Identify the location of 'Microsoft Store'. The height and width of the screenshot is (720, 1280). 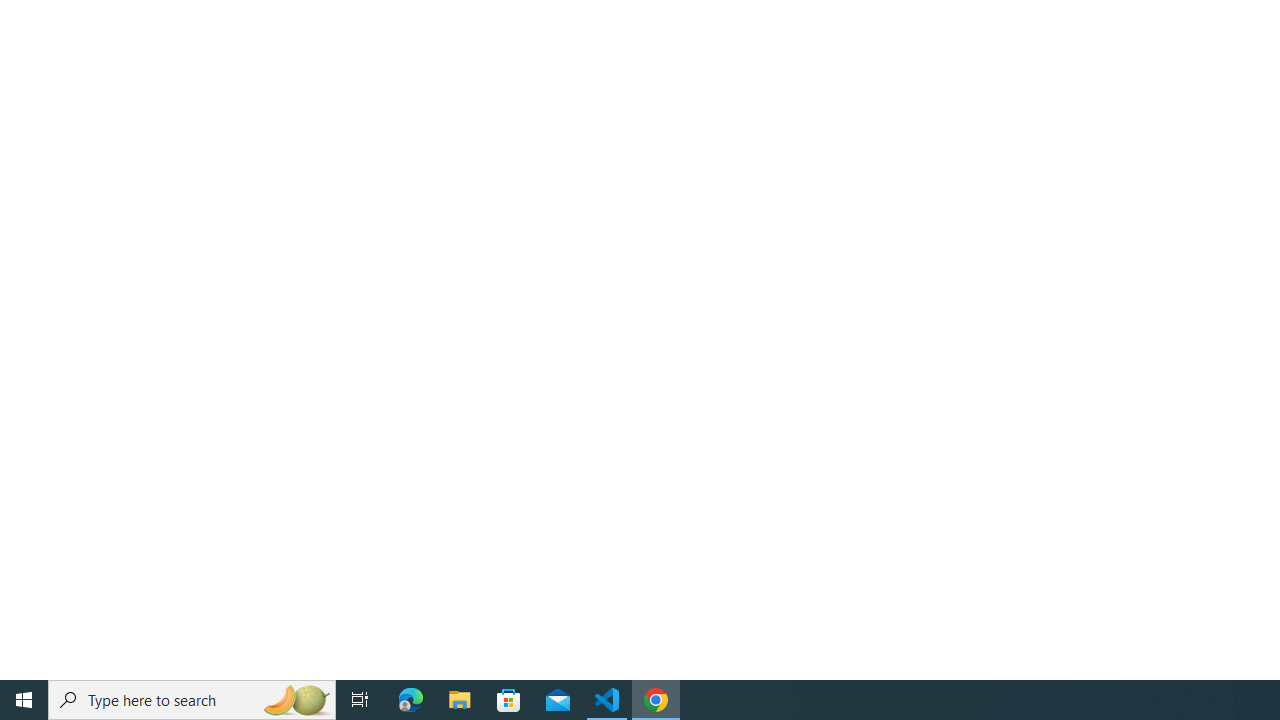
(509, 698).